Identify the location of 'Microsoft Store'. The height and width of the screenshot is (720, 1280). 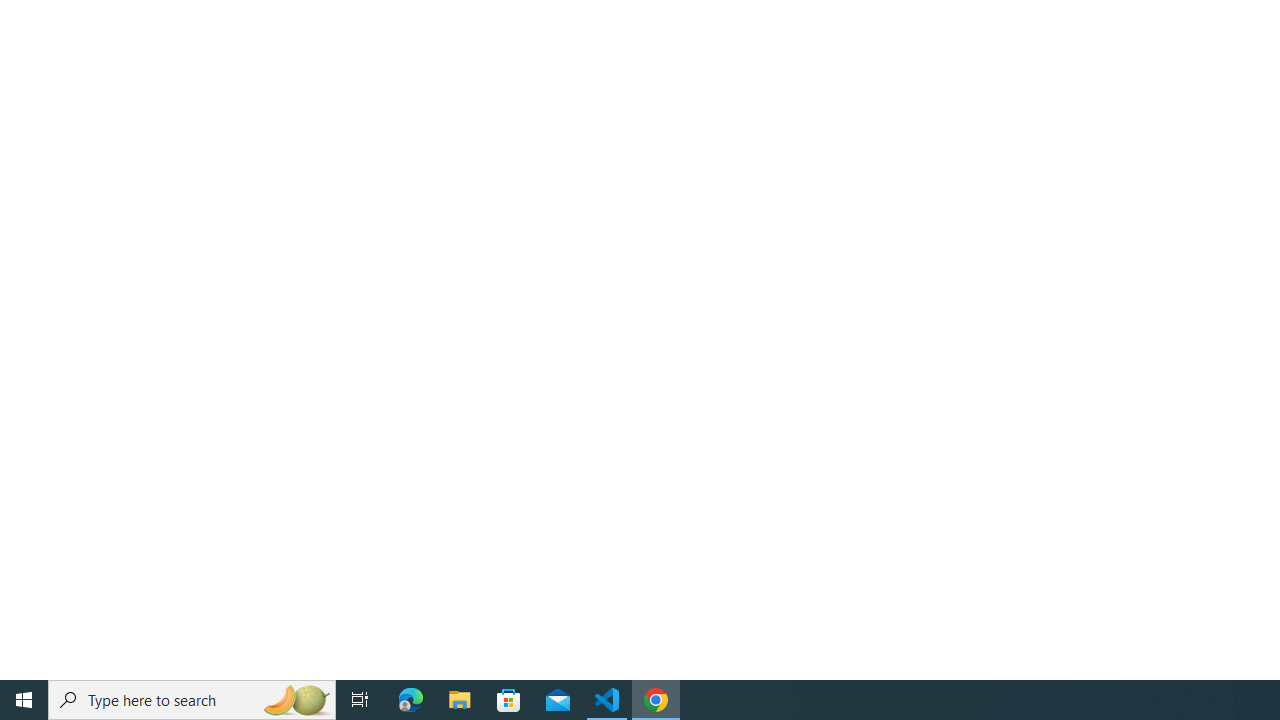
(509, 698).